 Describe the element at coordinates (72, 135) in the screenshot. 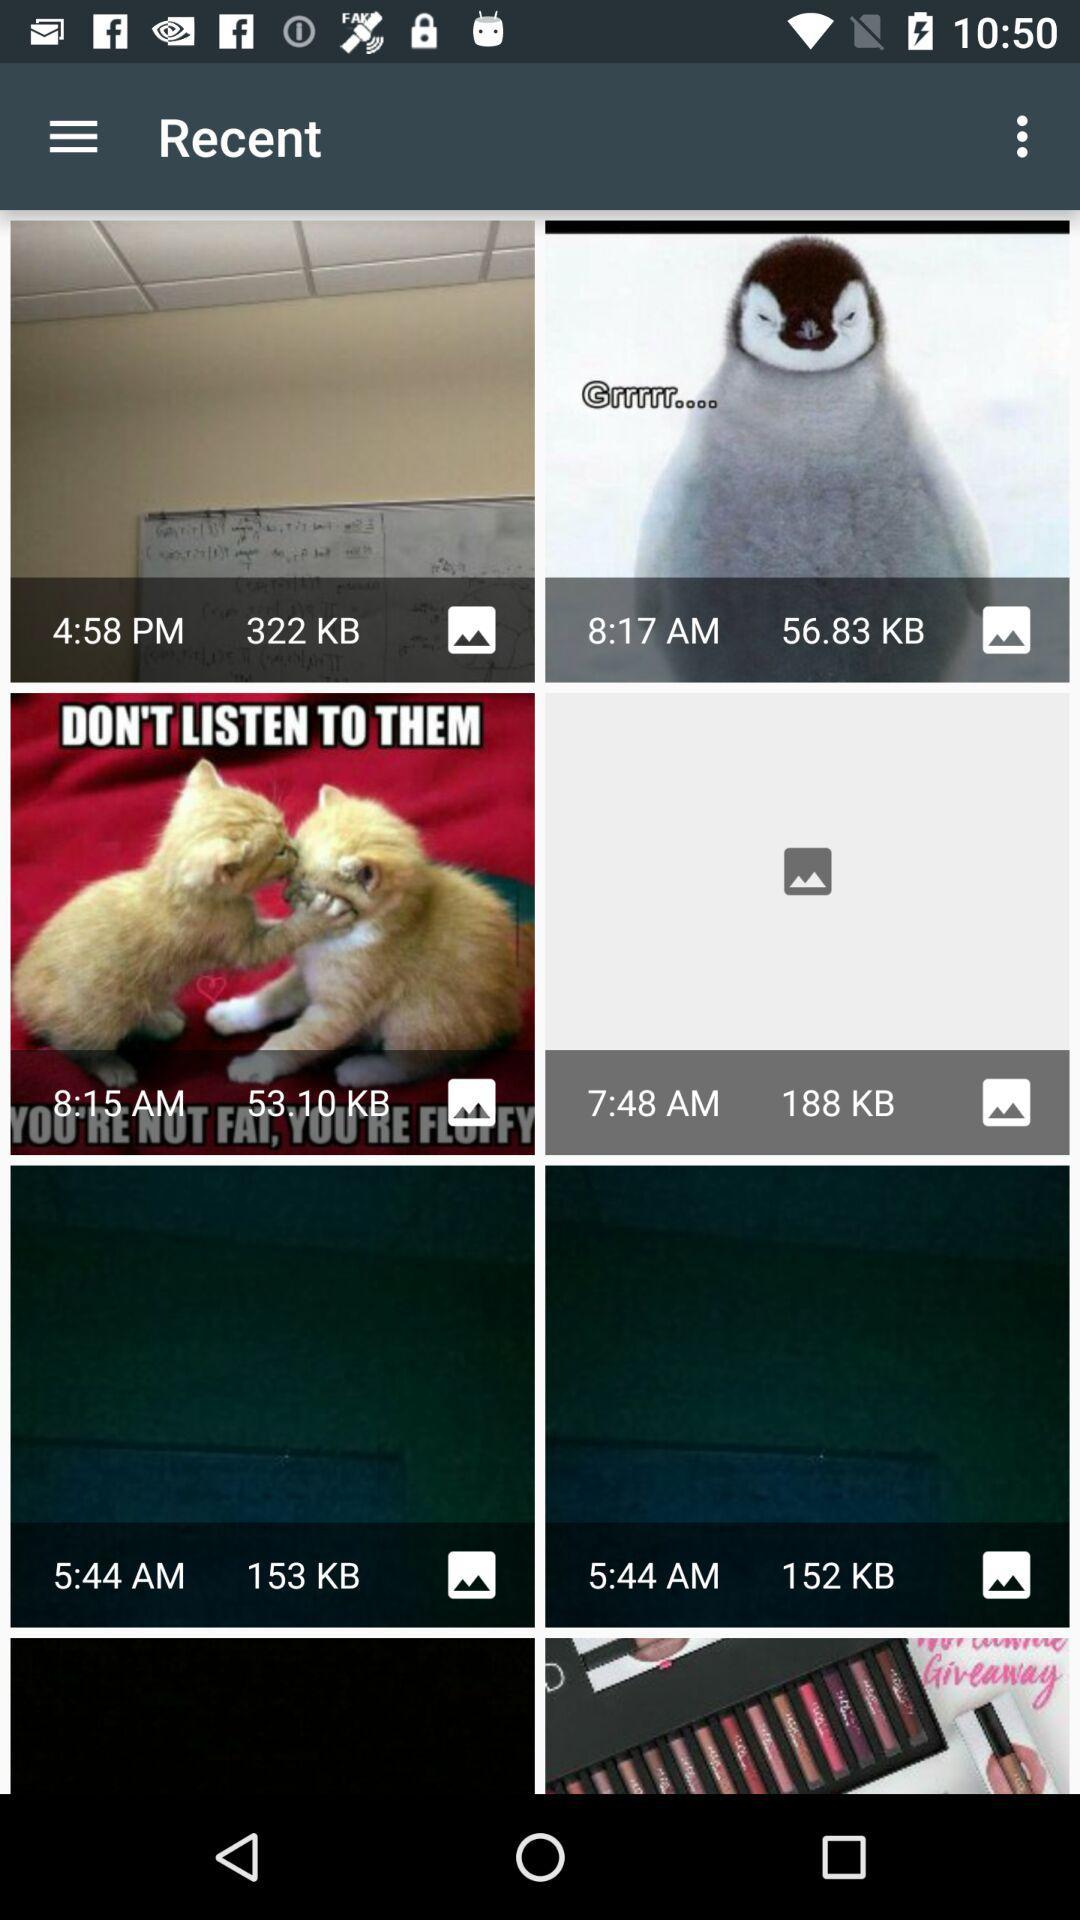

I see `the icon next to recent app` at that location.